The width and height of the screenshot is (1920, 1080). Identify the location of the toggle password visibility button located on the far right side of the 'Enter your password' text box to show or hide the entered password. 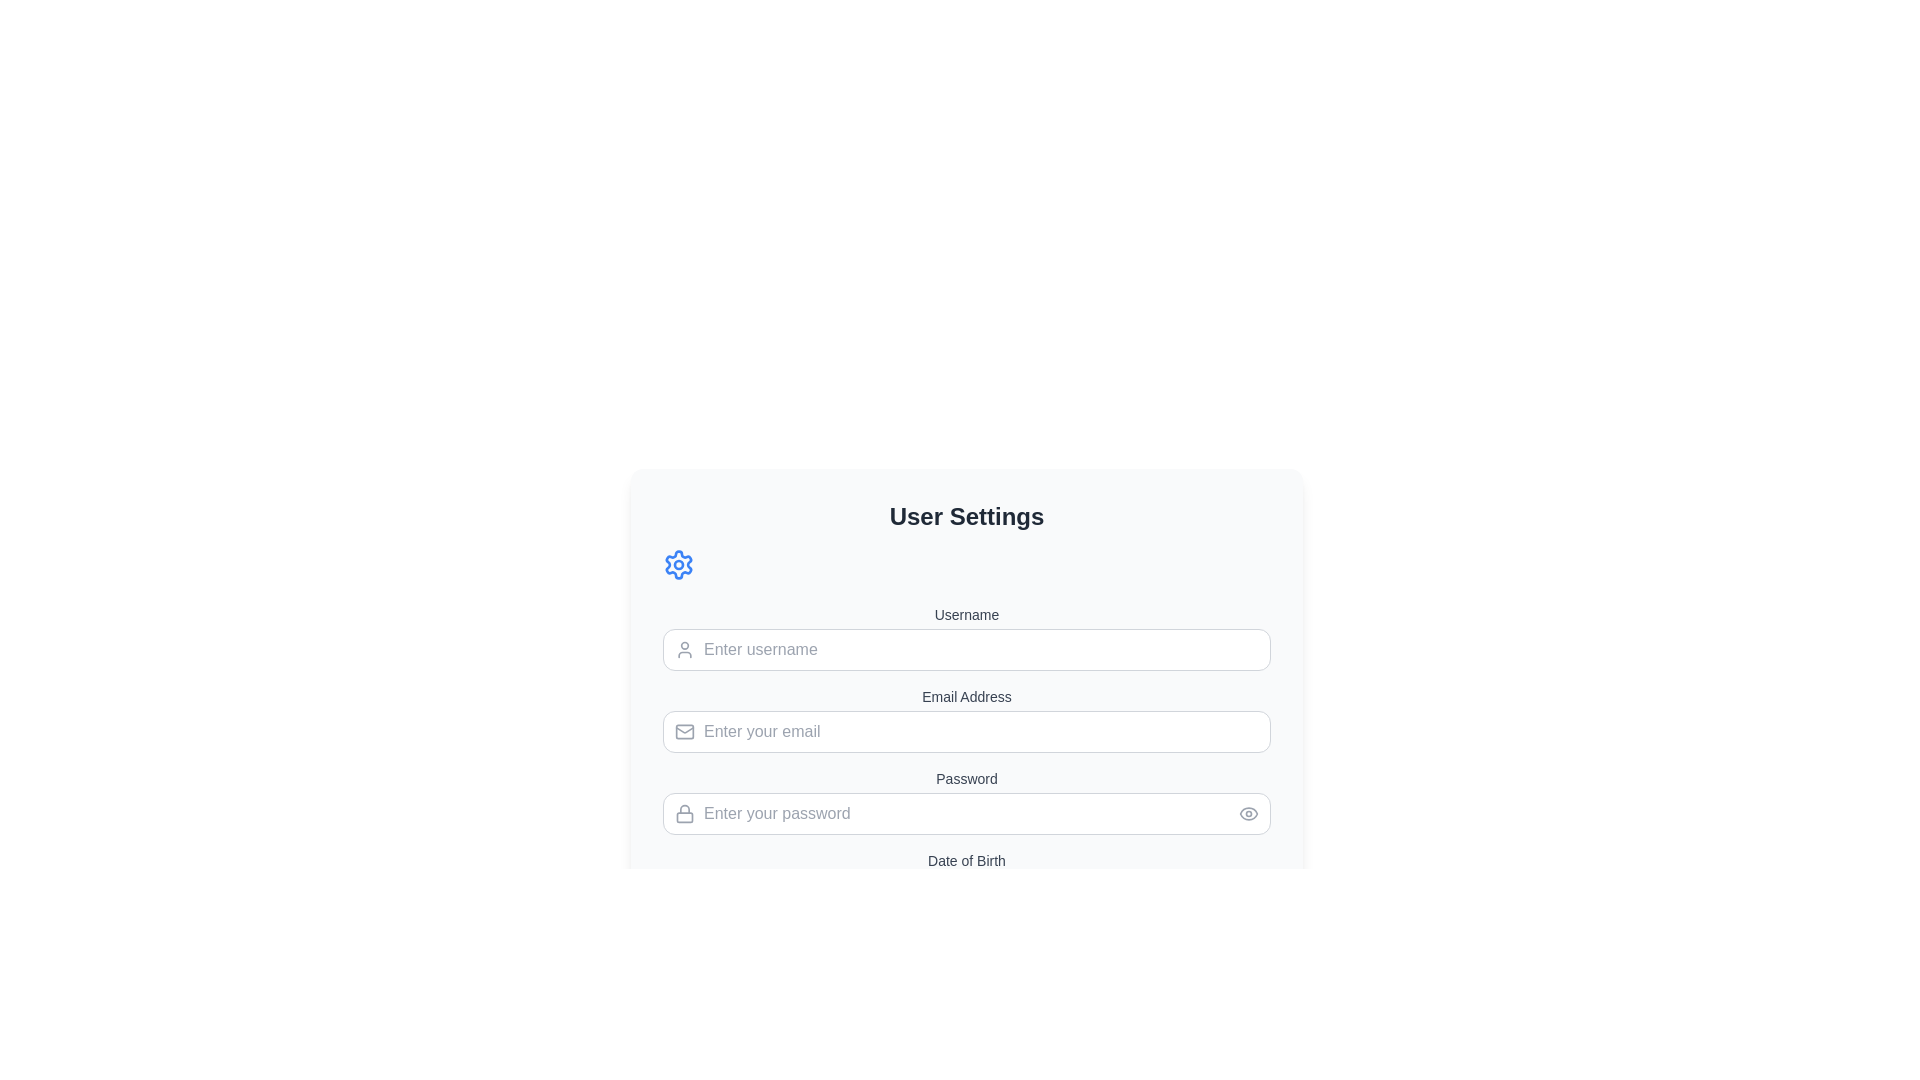
(1247, 813).